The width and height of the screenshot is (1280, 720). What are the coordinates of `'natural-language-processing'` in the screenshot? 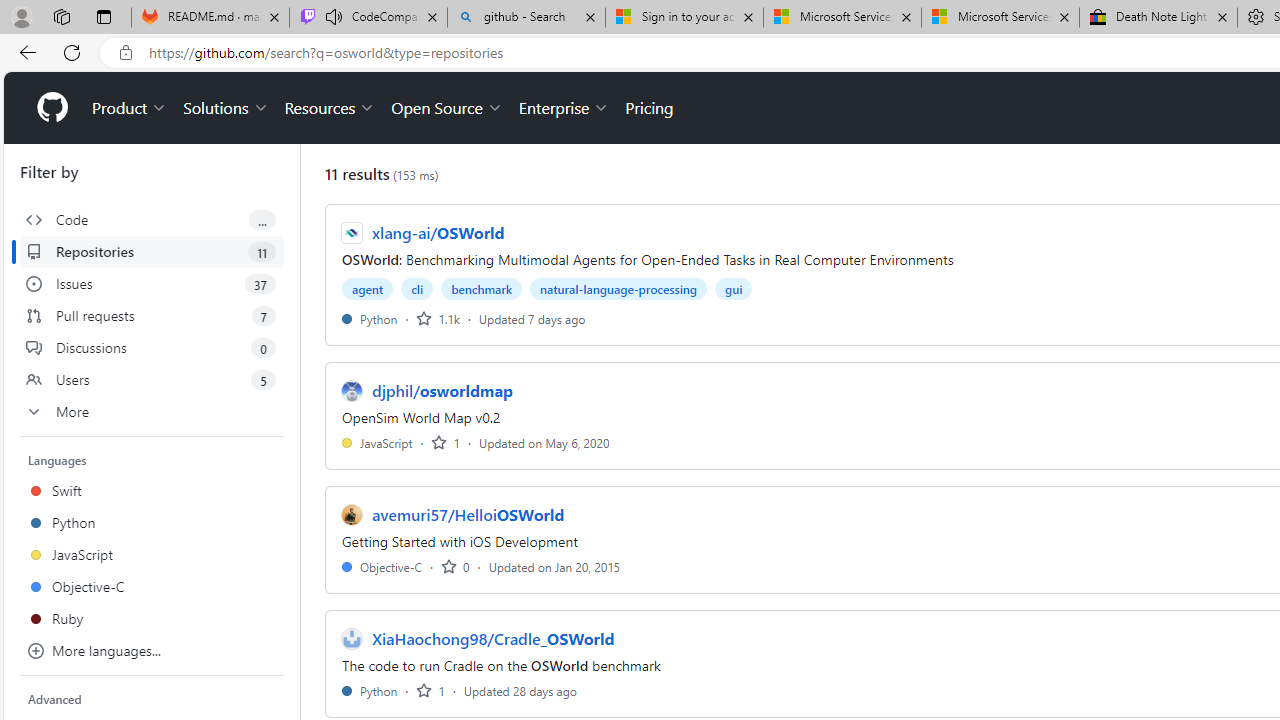 It's located at (617, 289).